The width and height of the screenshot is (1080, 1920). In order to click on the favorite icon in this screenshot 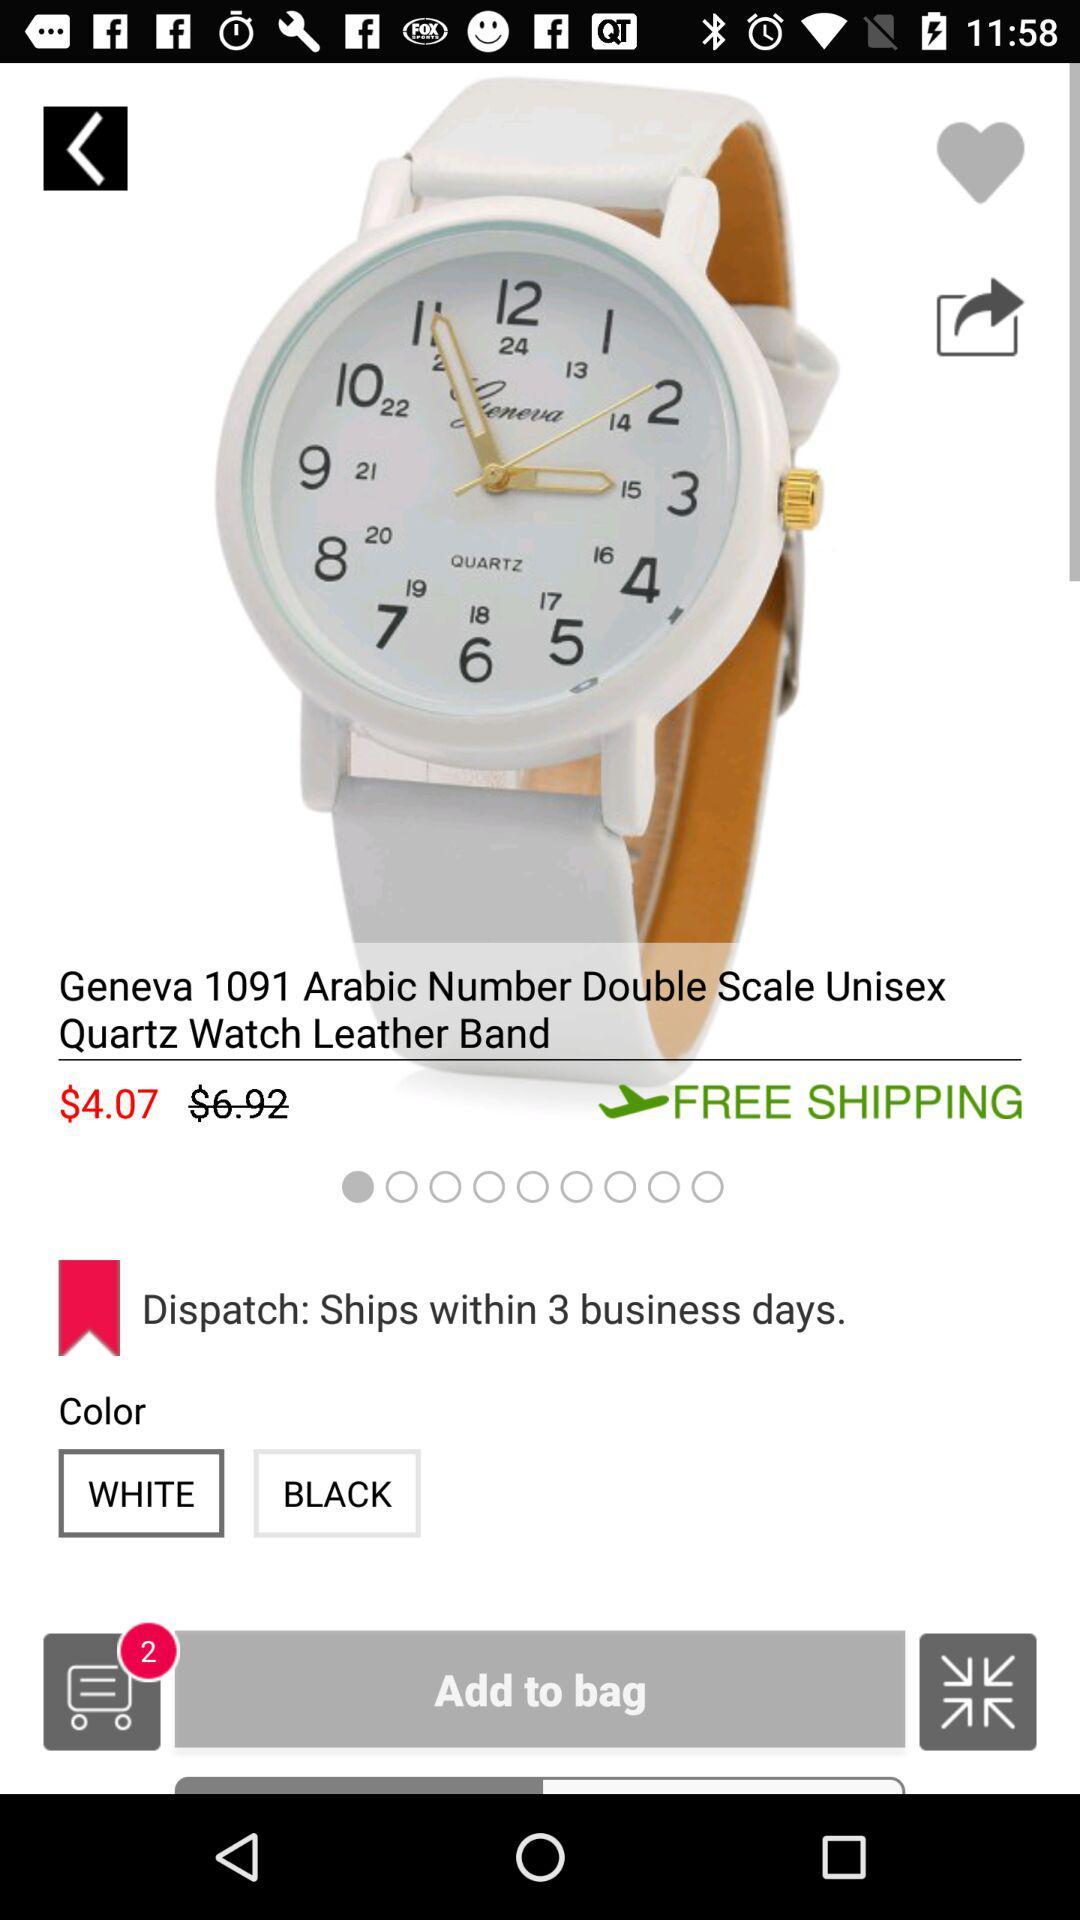, I will do `click(979, 162)`.